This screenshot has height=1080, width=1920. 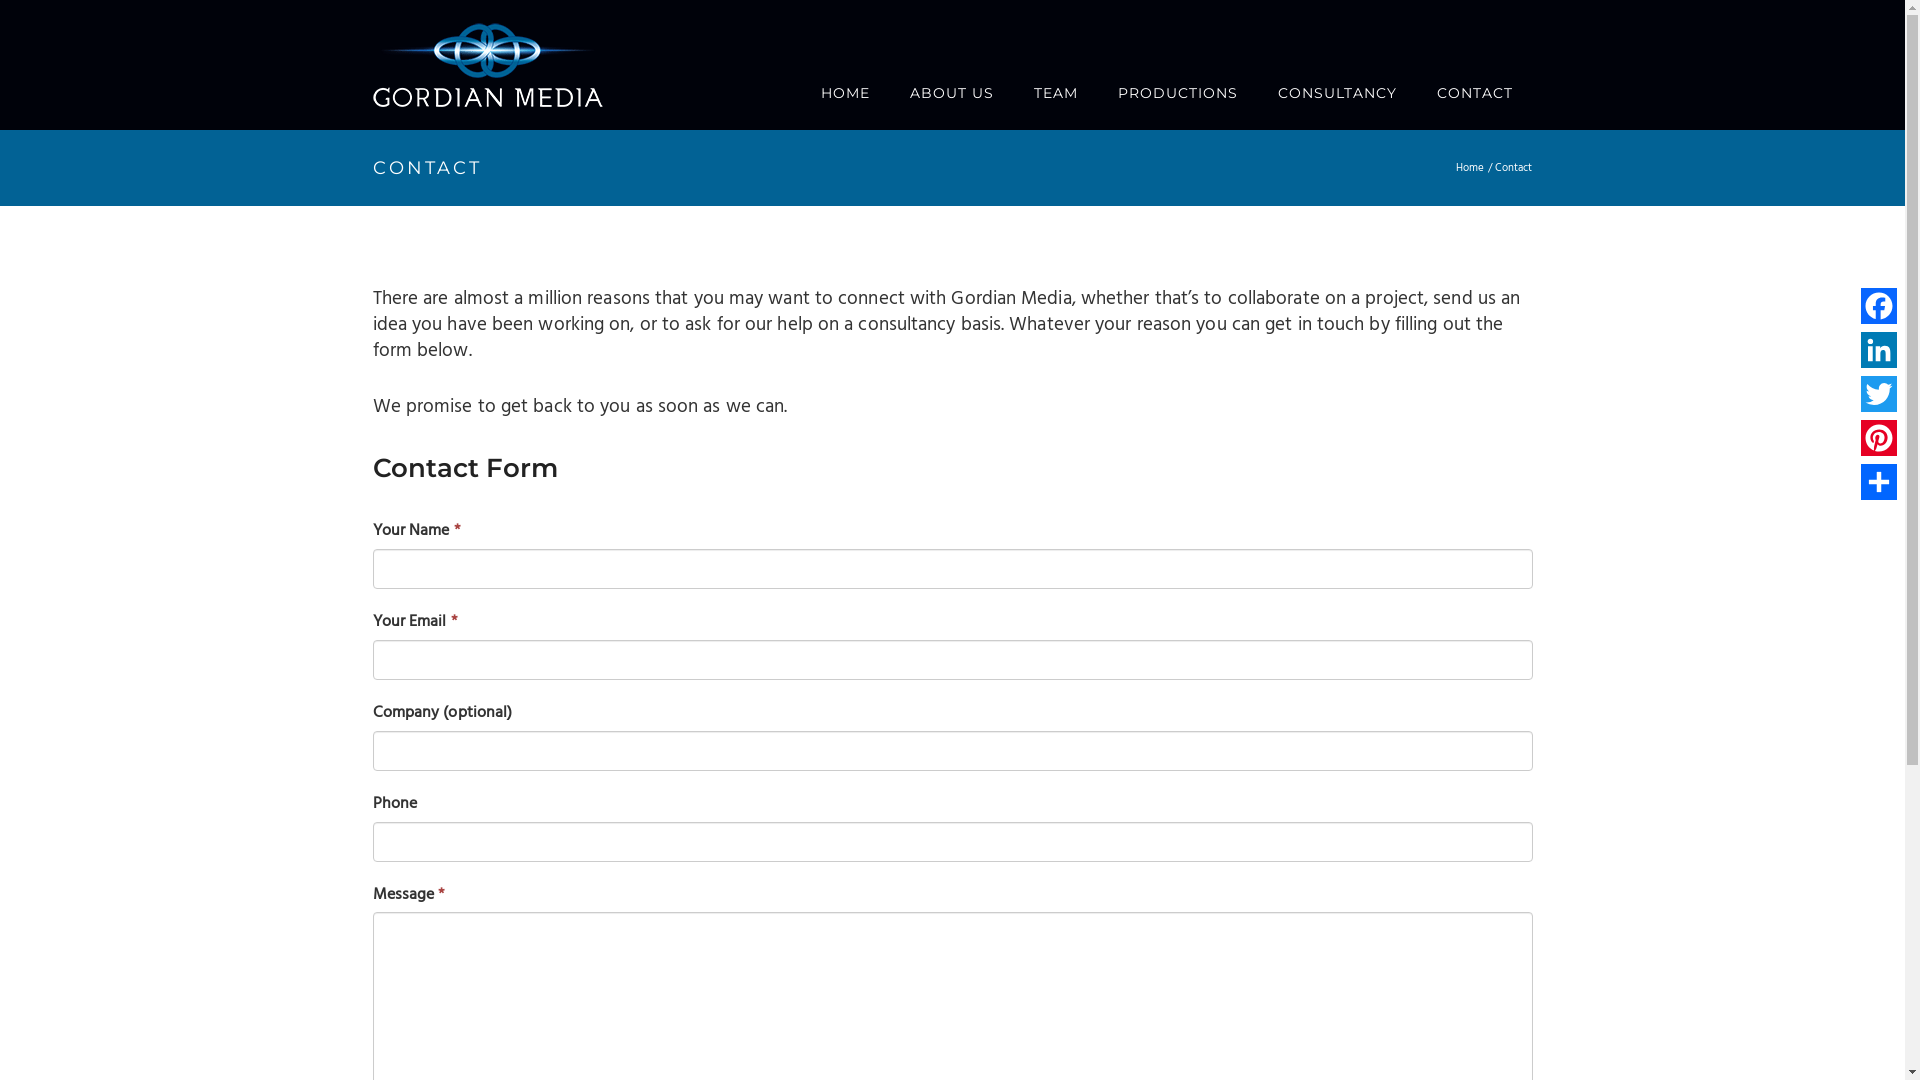 I want to click on 'Twitter', so click(x=1856, y=393).